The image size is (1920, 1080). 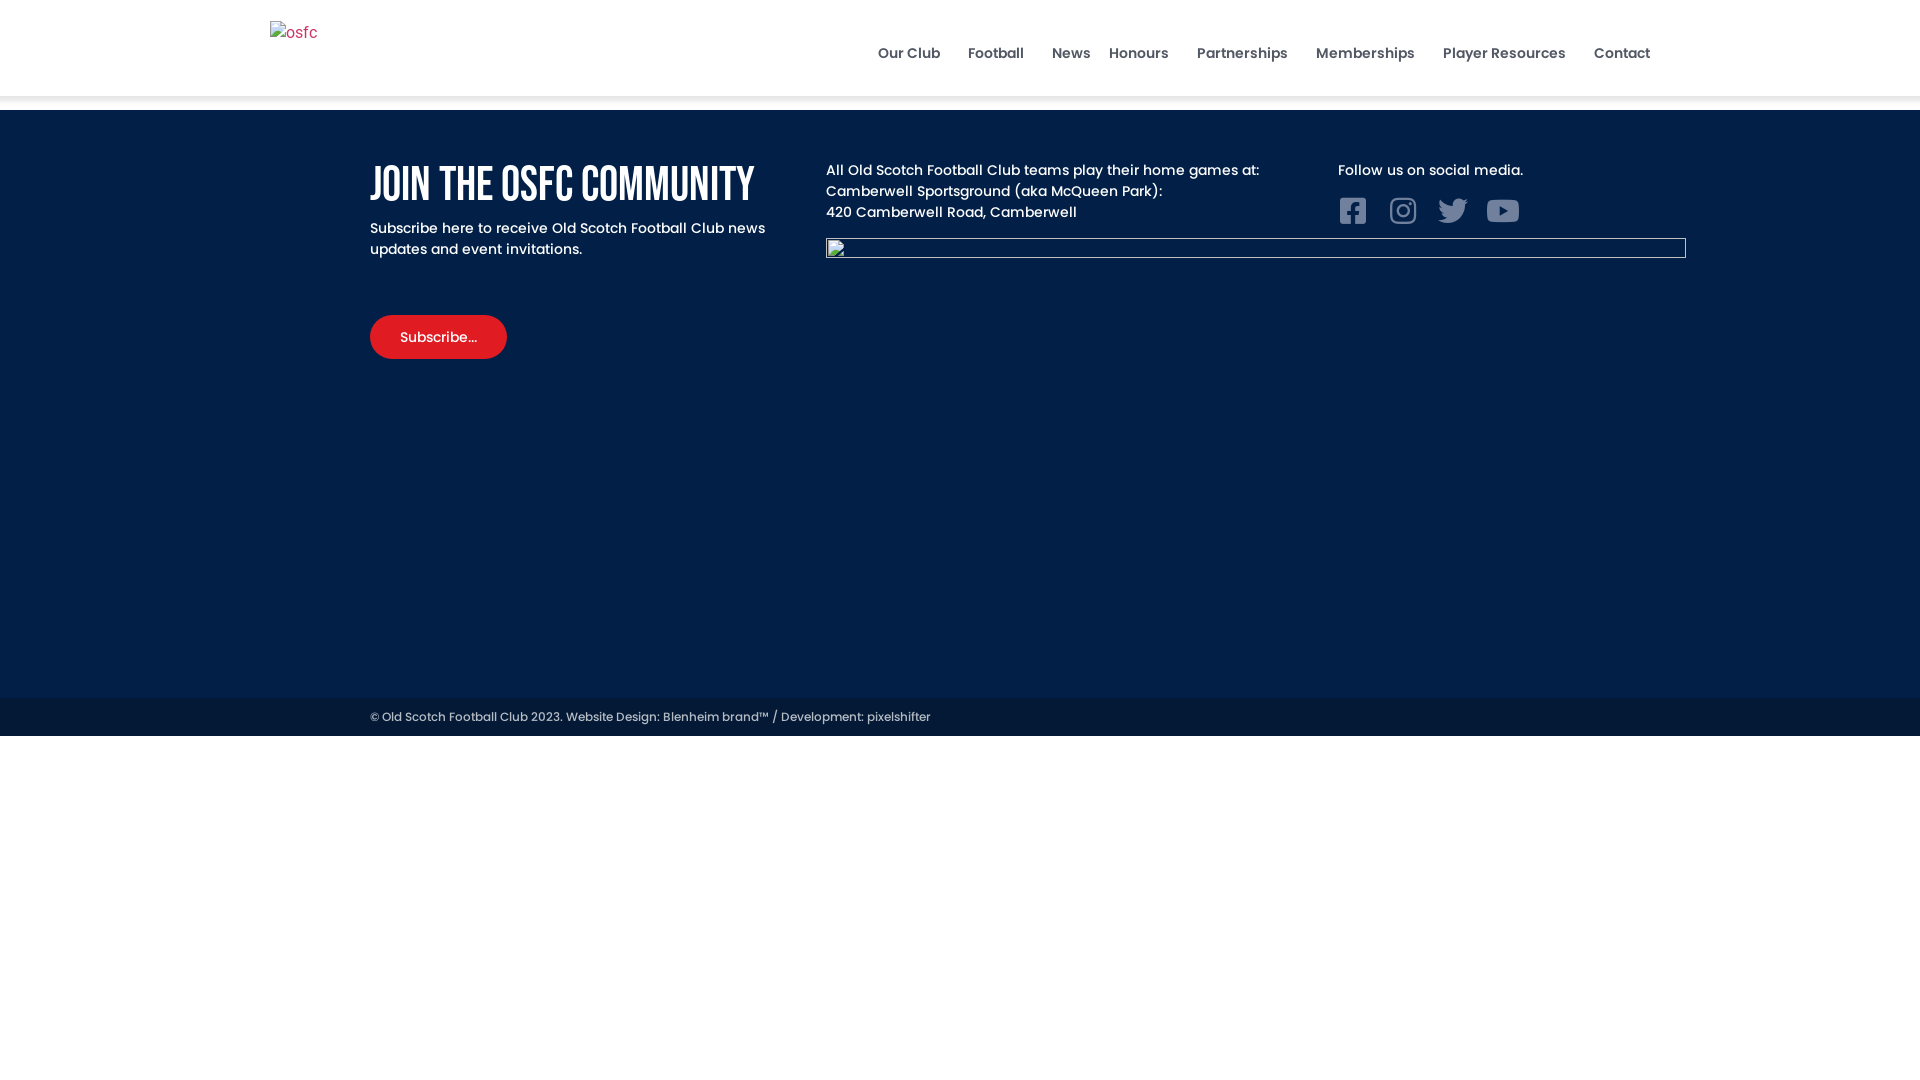 I want to click on 'News', so click(x=1070, y=52).